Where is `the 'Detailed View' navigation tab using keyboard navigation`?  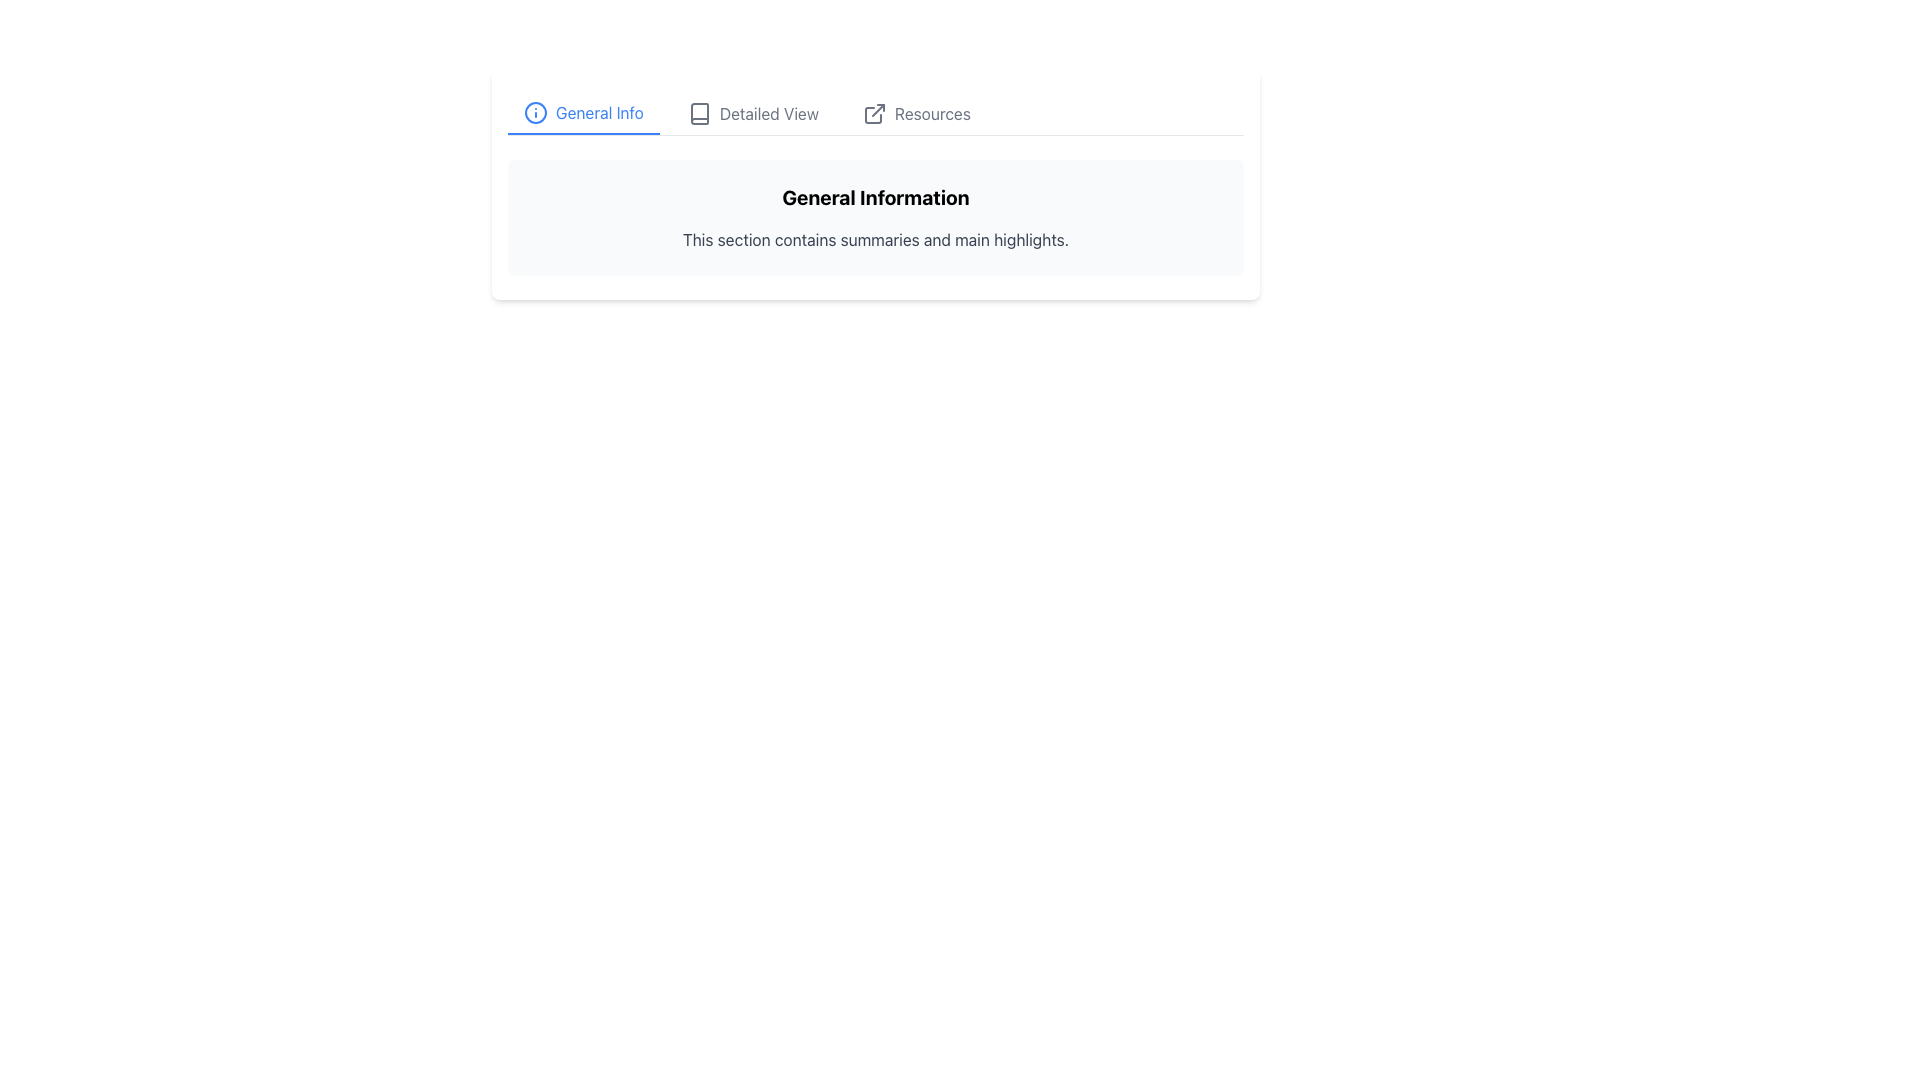 the 'Detailed View' navigation tab using keyboard navigation is located at coordinates (752, 114).